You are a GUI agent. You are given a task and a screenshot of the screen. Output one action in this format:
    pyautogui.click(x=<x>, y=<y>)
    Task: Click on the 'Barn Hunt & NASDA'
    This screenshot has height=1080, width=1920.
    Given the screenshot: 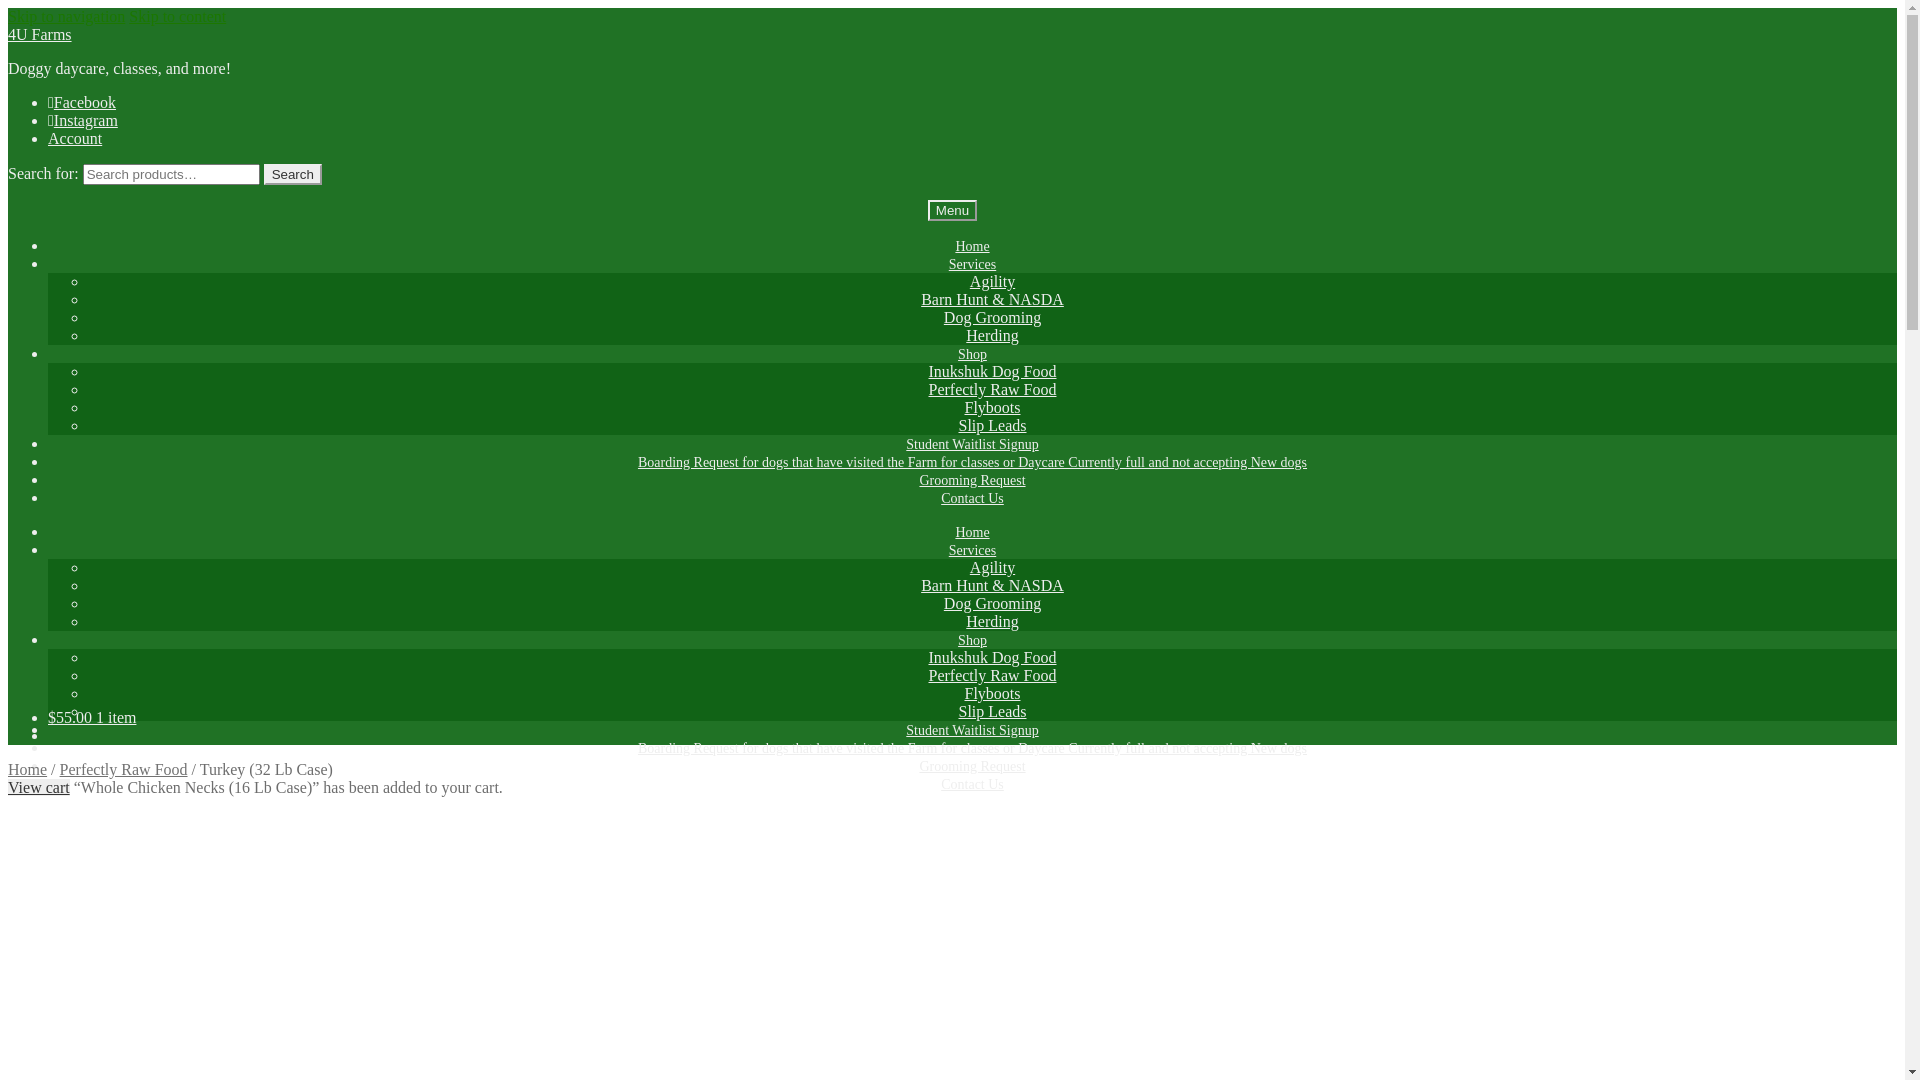 What is the action you would take?
    pyautogui.click(x=992, y=299)
    